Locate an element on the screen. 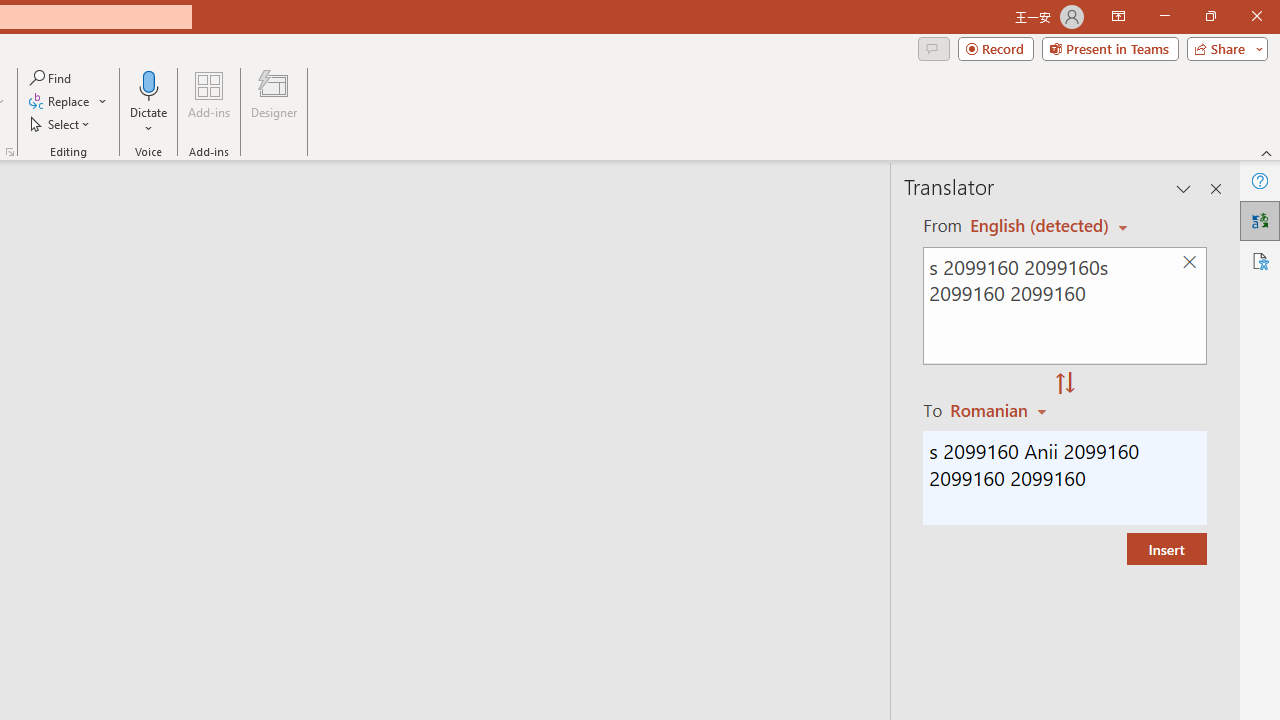 This screenshot has width=1280, height=720. 'Swap "from" and "to" languages.' is located at coordinates (1064, 384).